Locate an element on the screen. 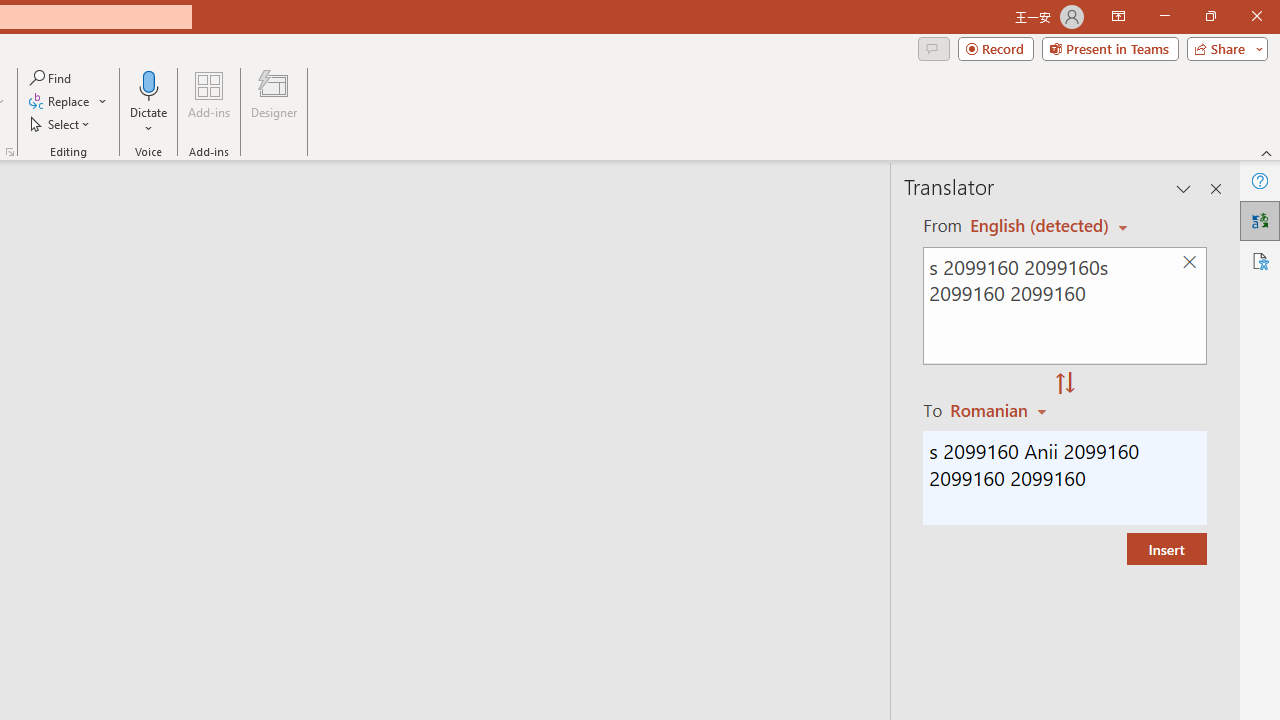 This screenshot has width=1280, height=720. 'Swap "from" and "to" languages.' is located at coordinates (1064, 384).